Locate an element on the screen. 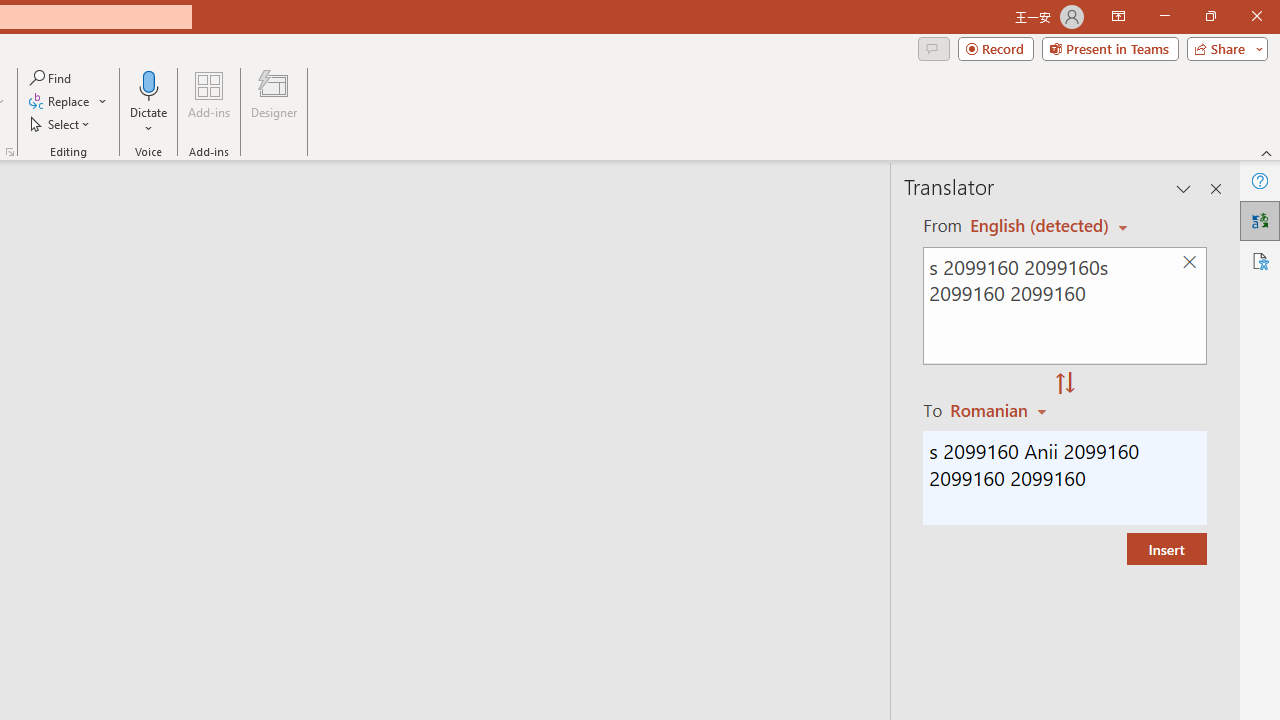 This screenshot has width=1280, height=720. 'Swap "from" and "to" languages.' is located at coordinates (1064, 384).